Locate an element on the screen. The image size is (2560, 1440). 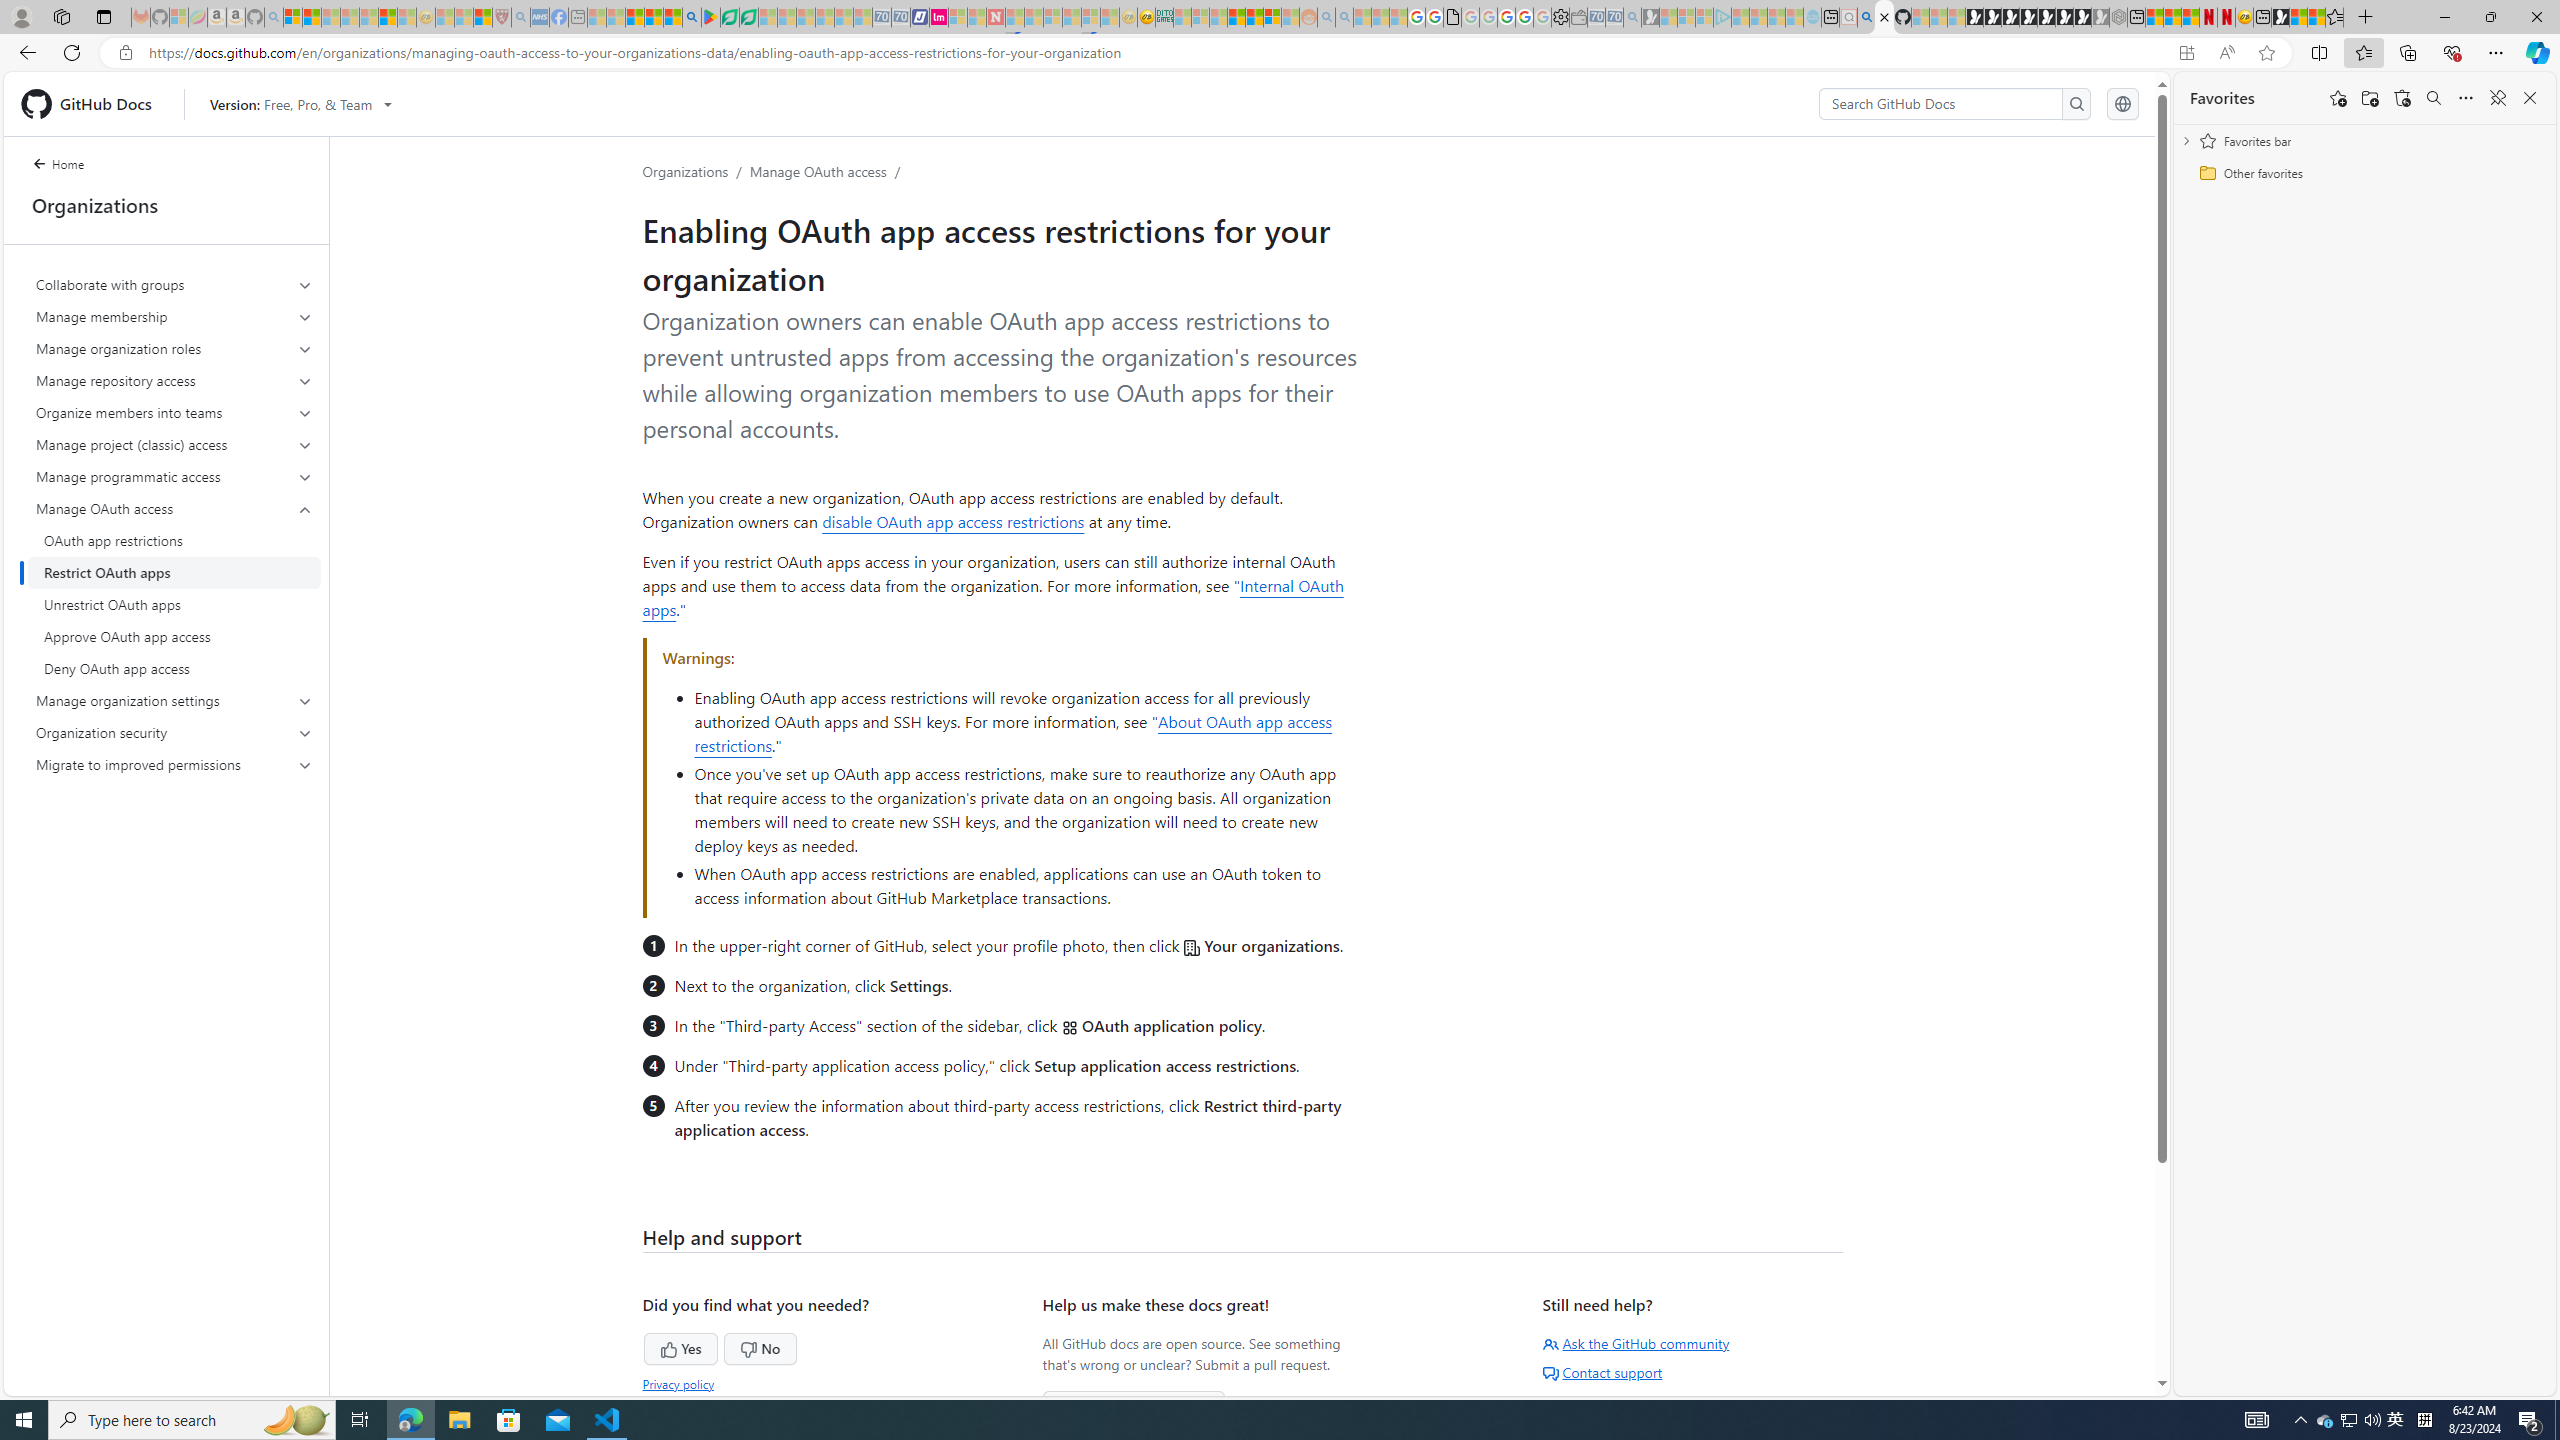
'Wildlife - MSN' is located at coordinates (2298, 16).